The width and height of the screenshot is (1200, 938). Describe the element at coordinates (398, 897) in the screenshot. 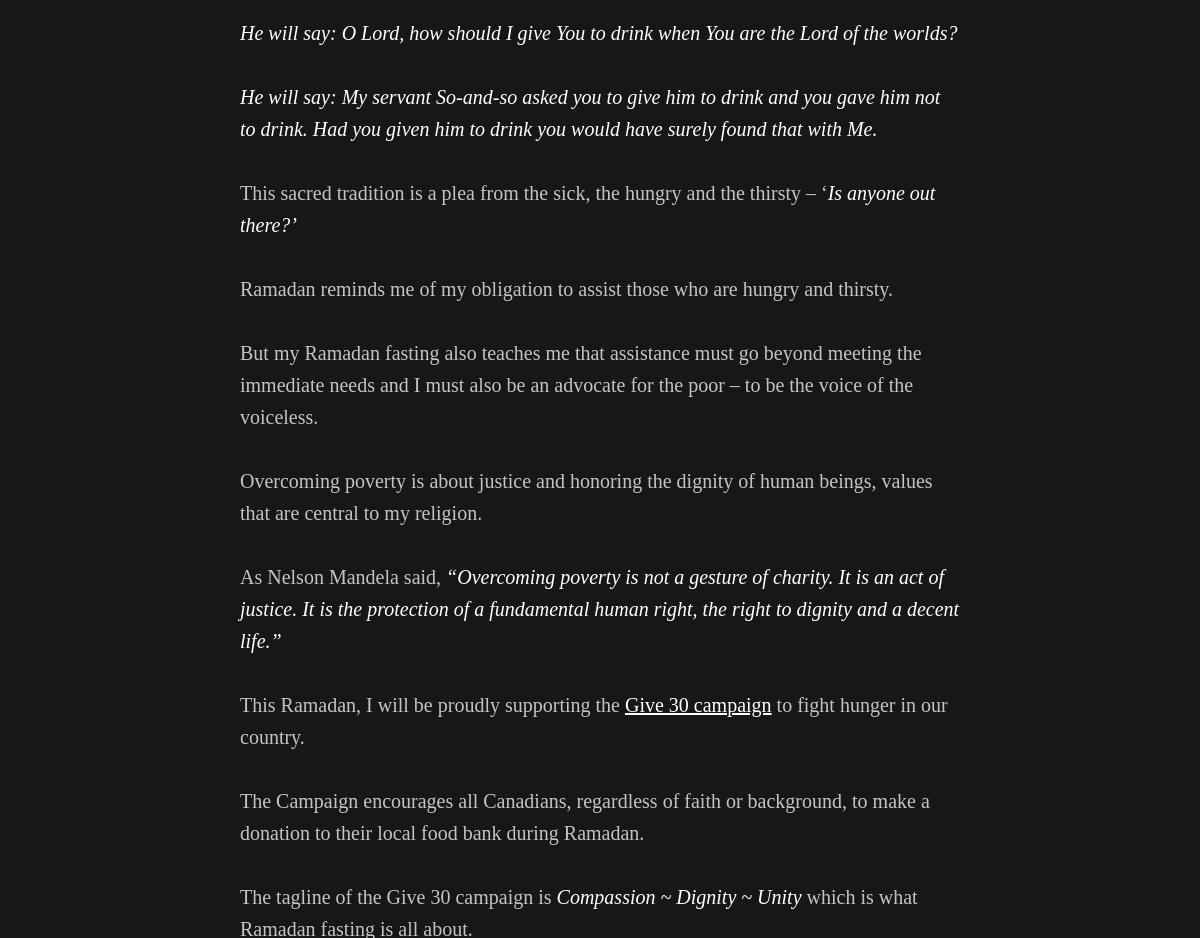

I see `'The tagline of the Give 30 campaign is'` at that location.